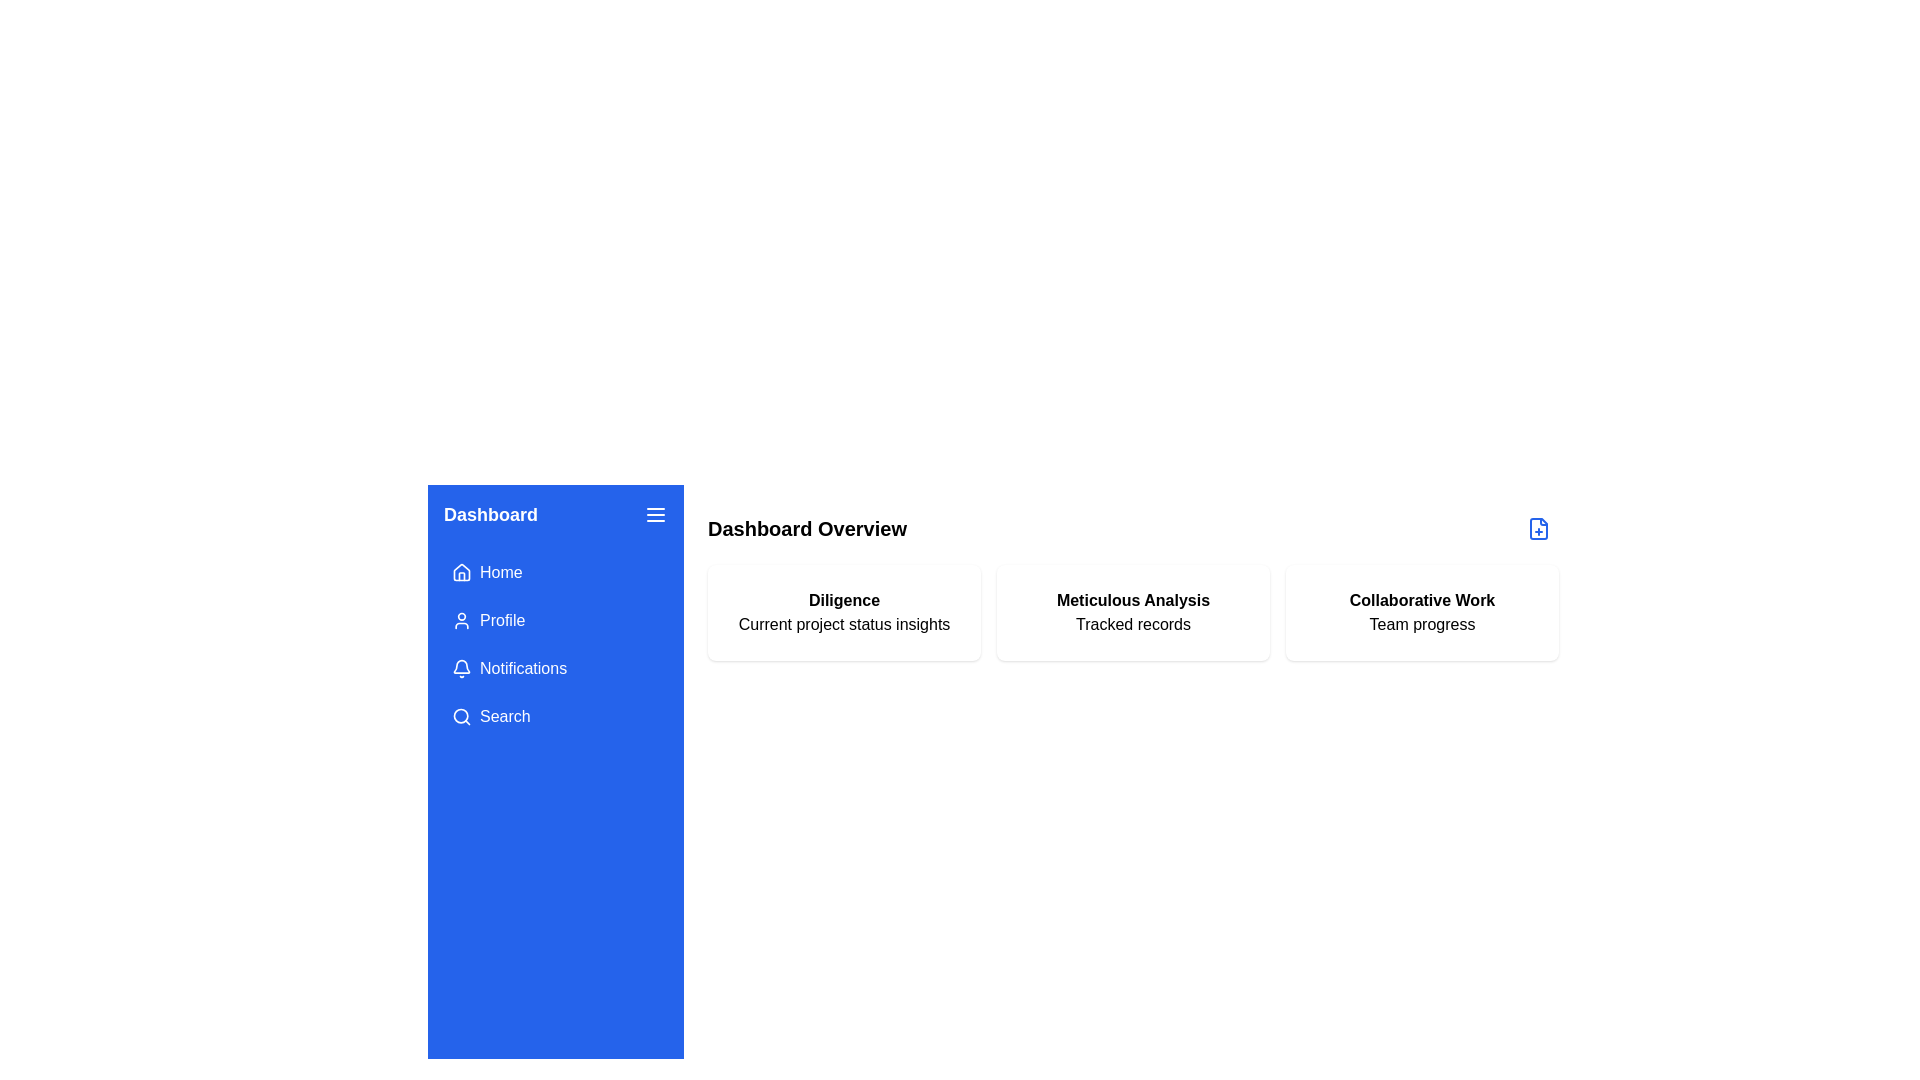  What do you see at coordinates (1538, 527) in the screenshot?
I see `the file-plus icon located at the top-right corner of the page, which features a blue outline and a plus sign` at bounding box center [1538, 527].